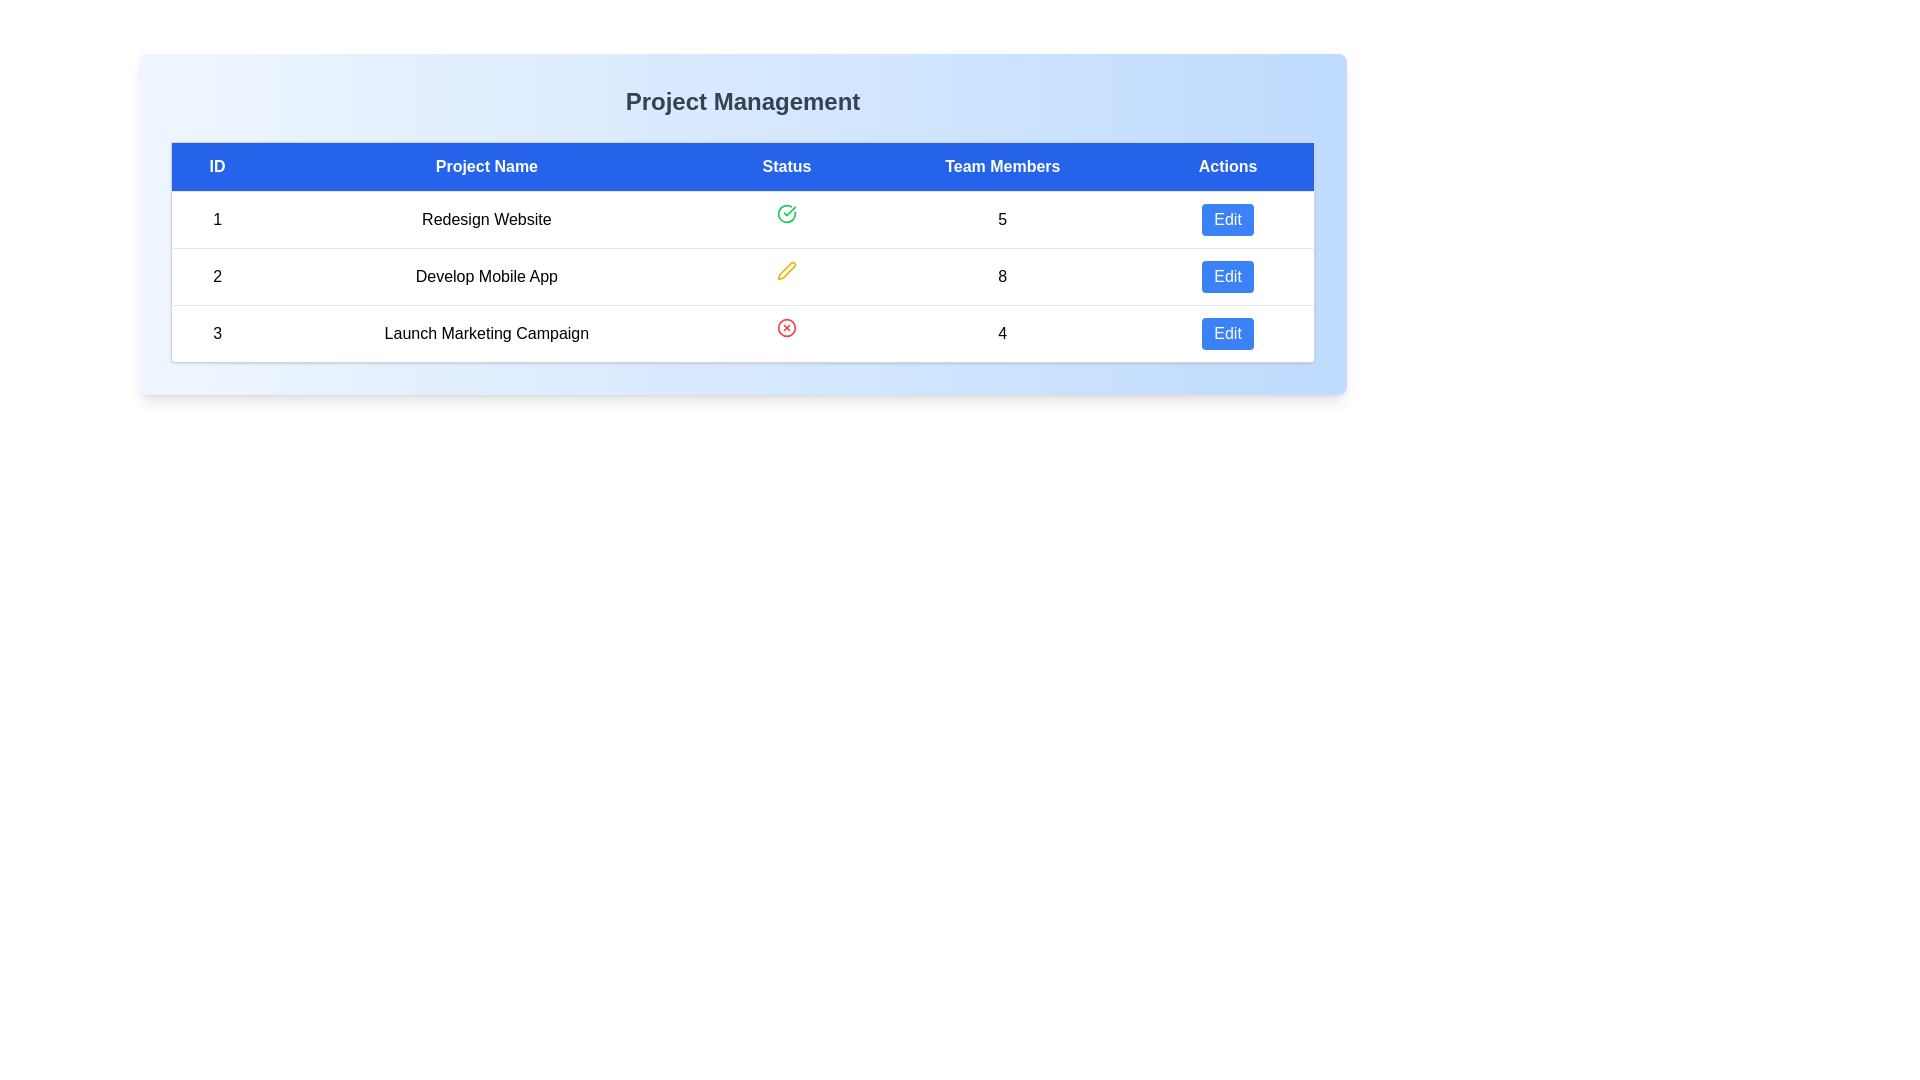  I want to click on the 'Edit' button for the project with ID 3, so click(1227, 333).